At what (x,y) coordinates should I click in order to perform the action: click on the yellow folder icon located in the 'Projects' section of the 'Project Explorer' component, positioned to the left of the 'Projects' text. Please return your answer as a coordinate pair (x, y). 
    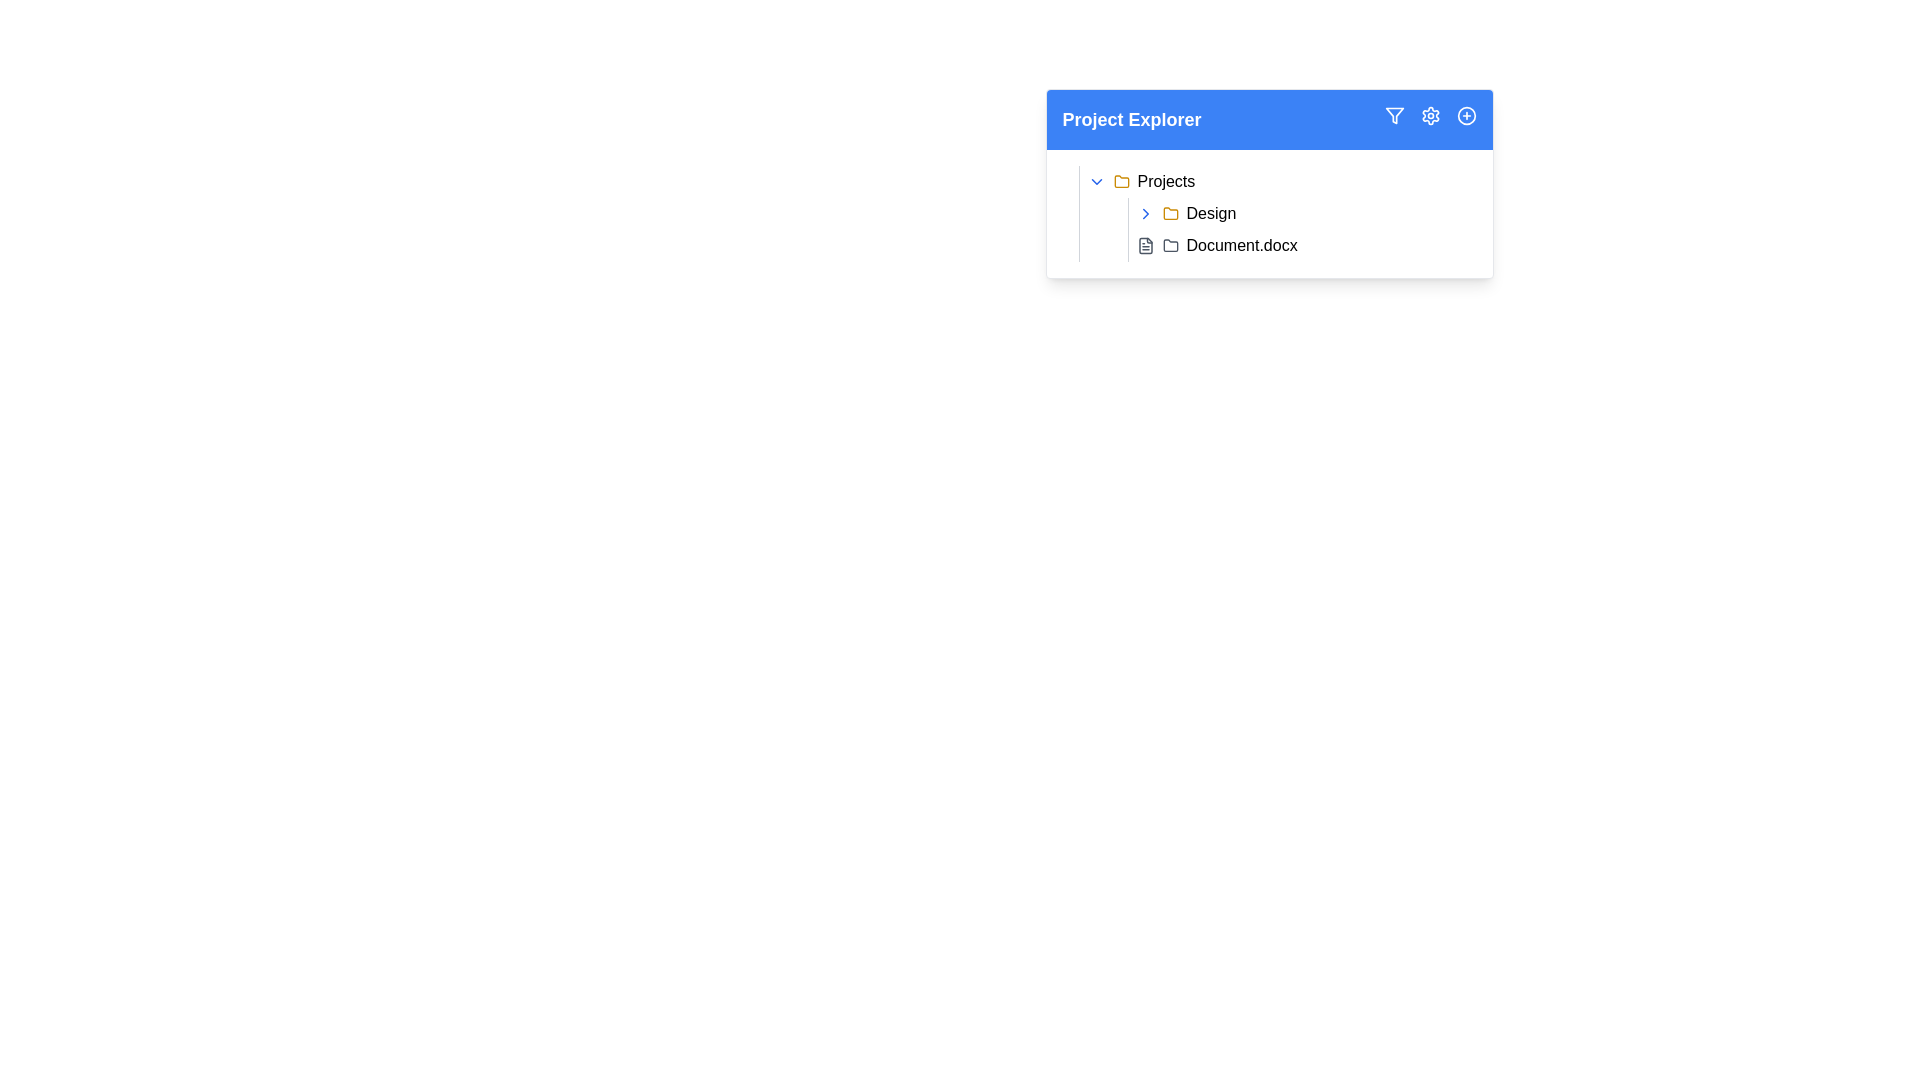
    Looking at the image, I should click on (1121, 181).